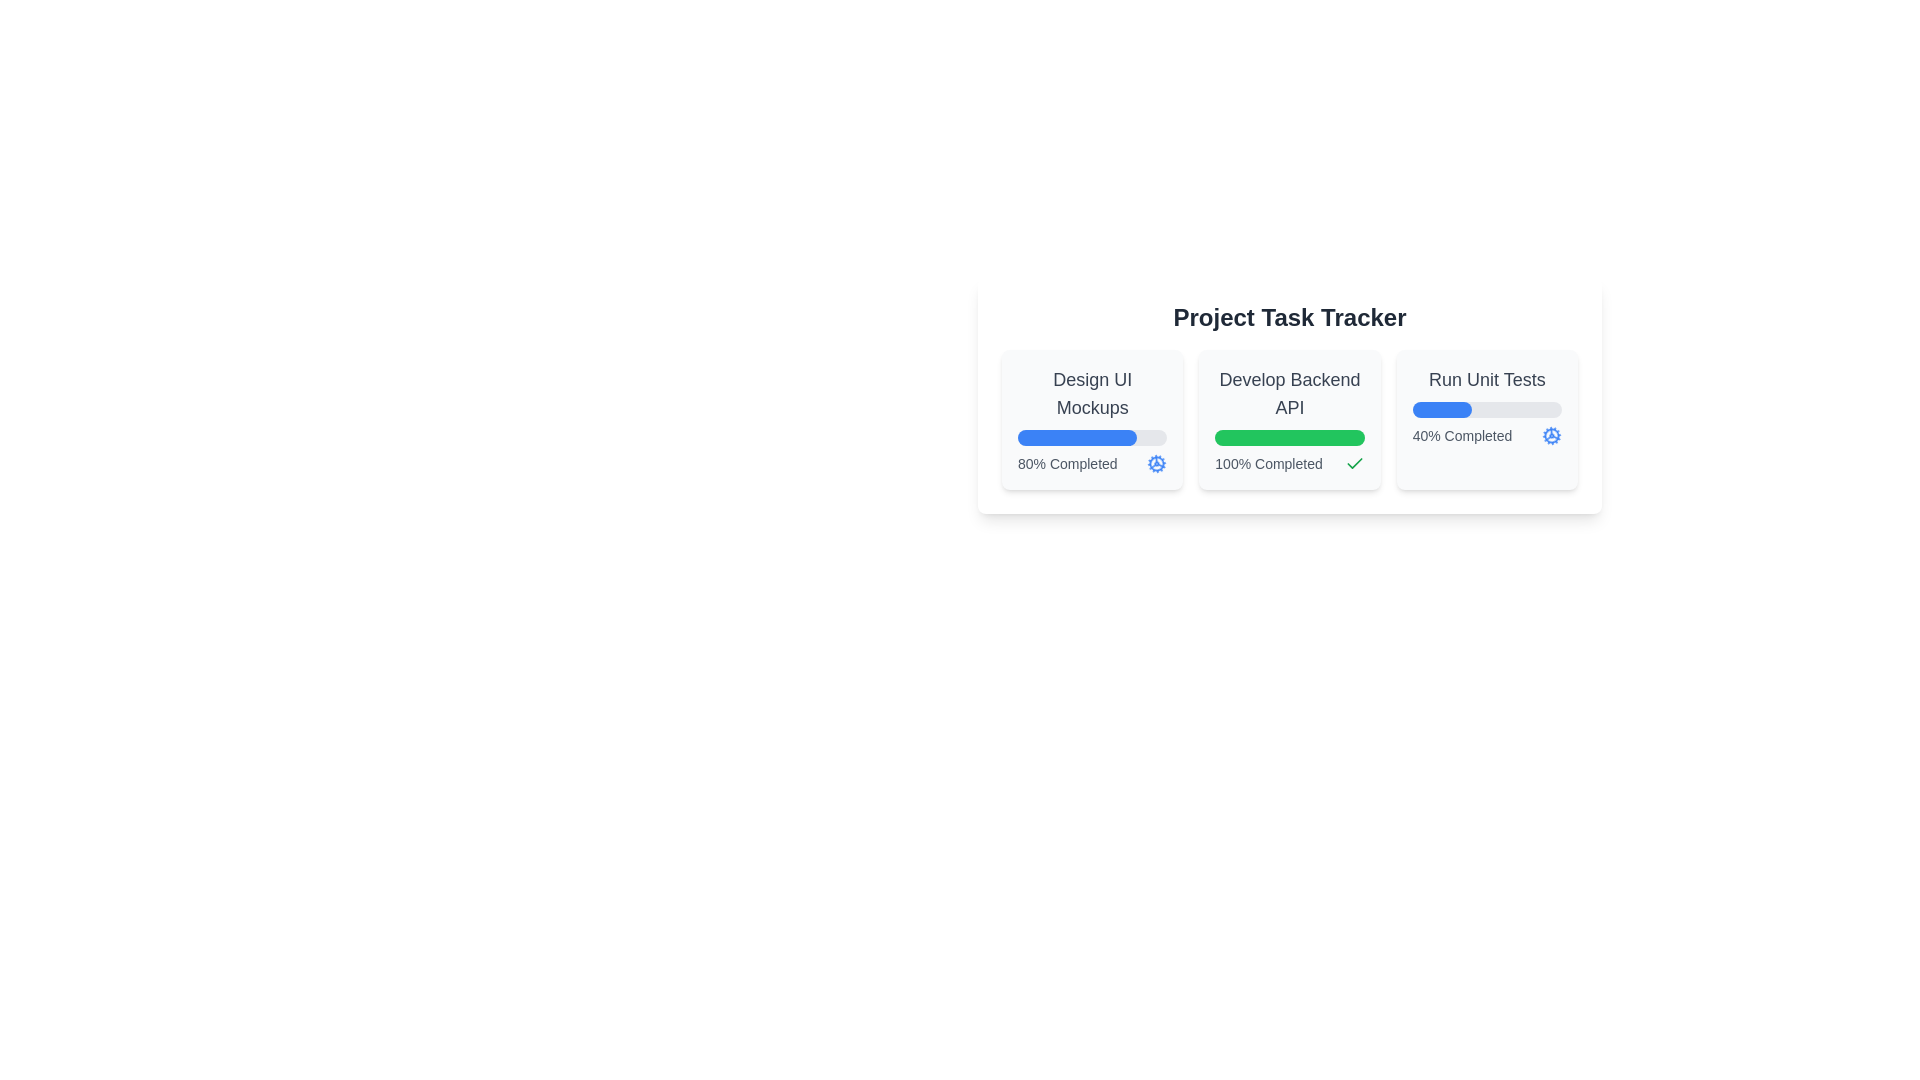  Describe the element at coordinates (1066, 463) in the screenshot. I see `the static text label that reads '80% Completed', which is located below the 'Design UI Mockups' label and adjacent to a progress bar, to indicate its completion status` at that location.